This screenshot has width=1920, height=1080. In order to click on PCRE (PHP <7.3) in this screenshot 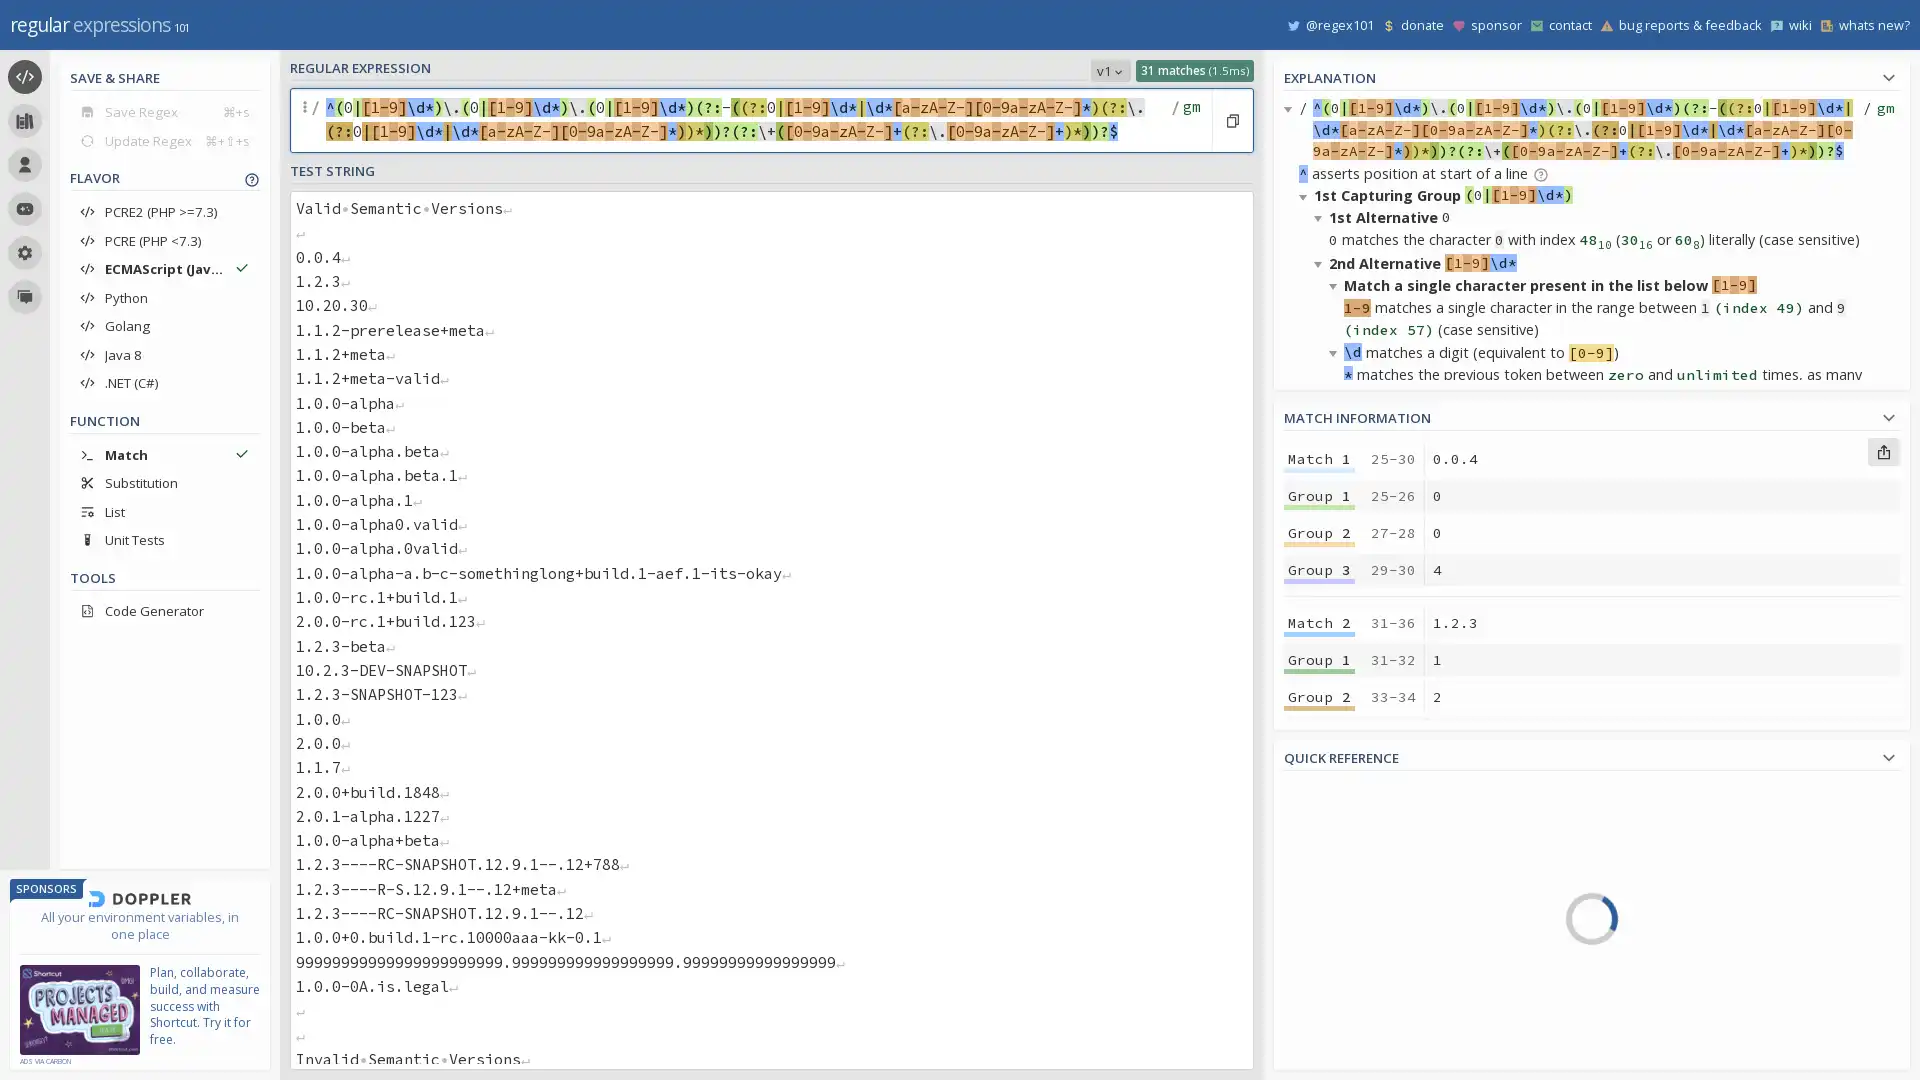, I will do `click(164, 239)`.